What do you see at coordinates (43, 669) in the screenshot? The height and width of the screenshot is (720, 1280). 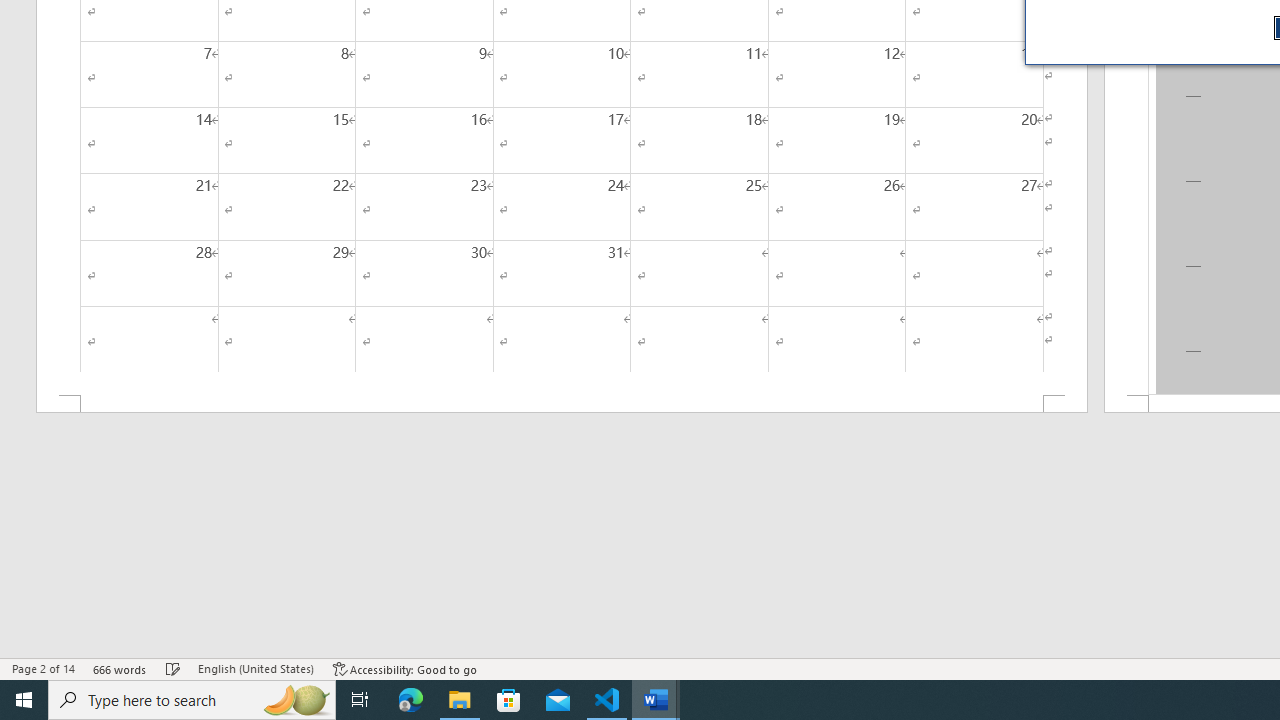 I see `'Page Number Page 2 of 14'` at bounding box center [43, 669].